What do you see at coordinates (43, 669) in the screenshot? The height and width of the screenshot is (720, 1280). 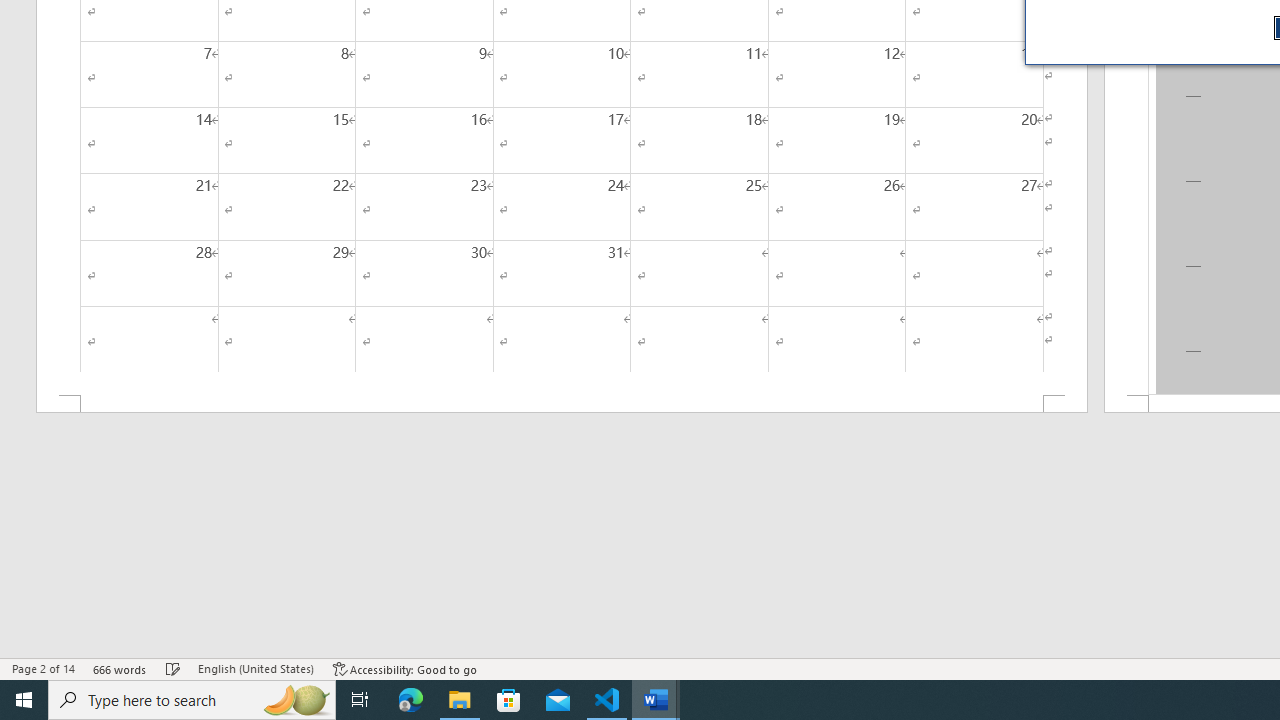 I see `'Page Number Page 2 of 14'` at bounding box center [43, 669].